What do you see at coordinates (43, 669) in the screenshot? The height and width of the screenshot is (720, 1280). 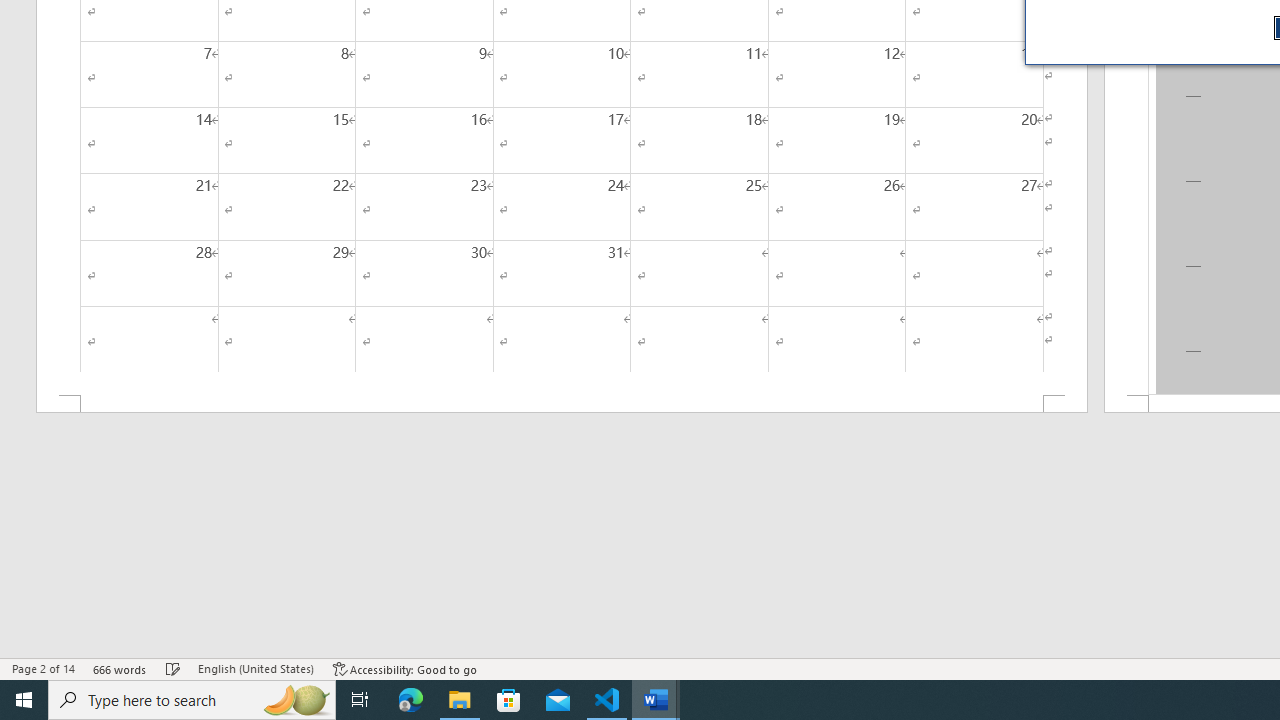 I see `'Page Number Page 2 of 14'` at bounding box center [43, 669].